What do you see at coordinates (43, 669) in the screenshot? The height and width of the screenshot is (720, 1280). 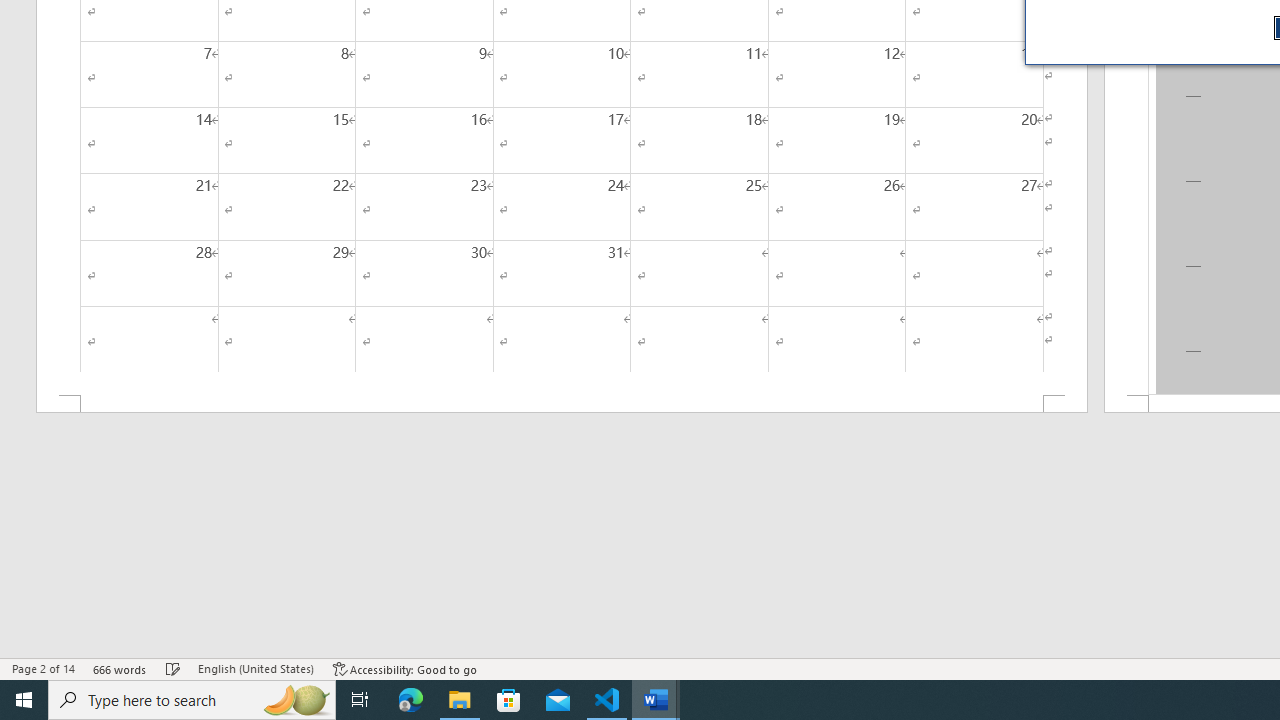 I see `'Page Number Page 2 of 14'` at bounding box center [43, 669].